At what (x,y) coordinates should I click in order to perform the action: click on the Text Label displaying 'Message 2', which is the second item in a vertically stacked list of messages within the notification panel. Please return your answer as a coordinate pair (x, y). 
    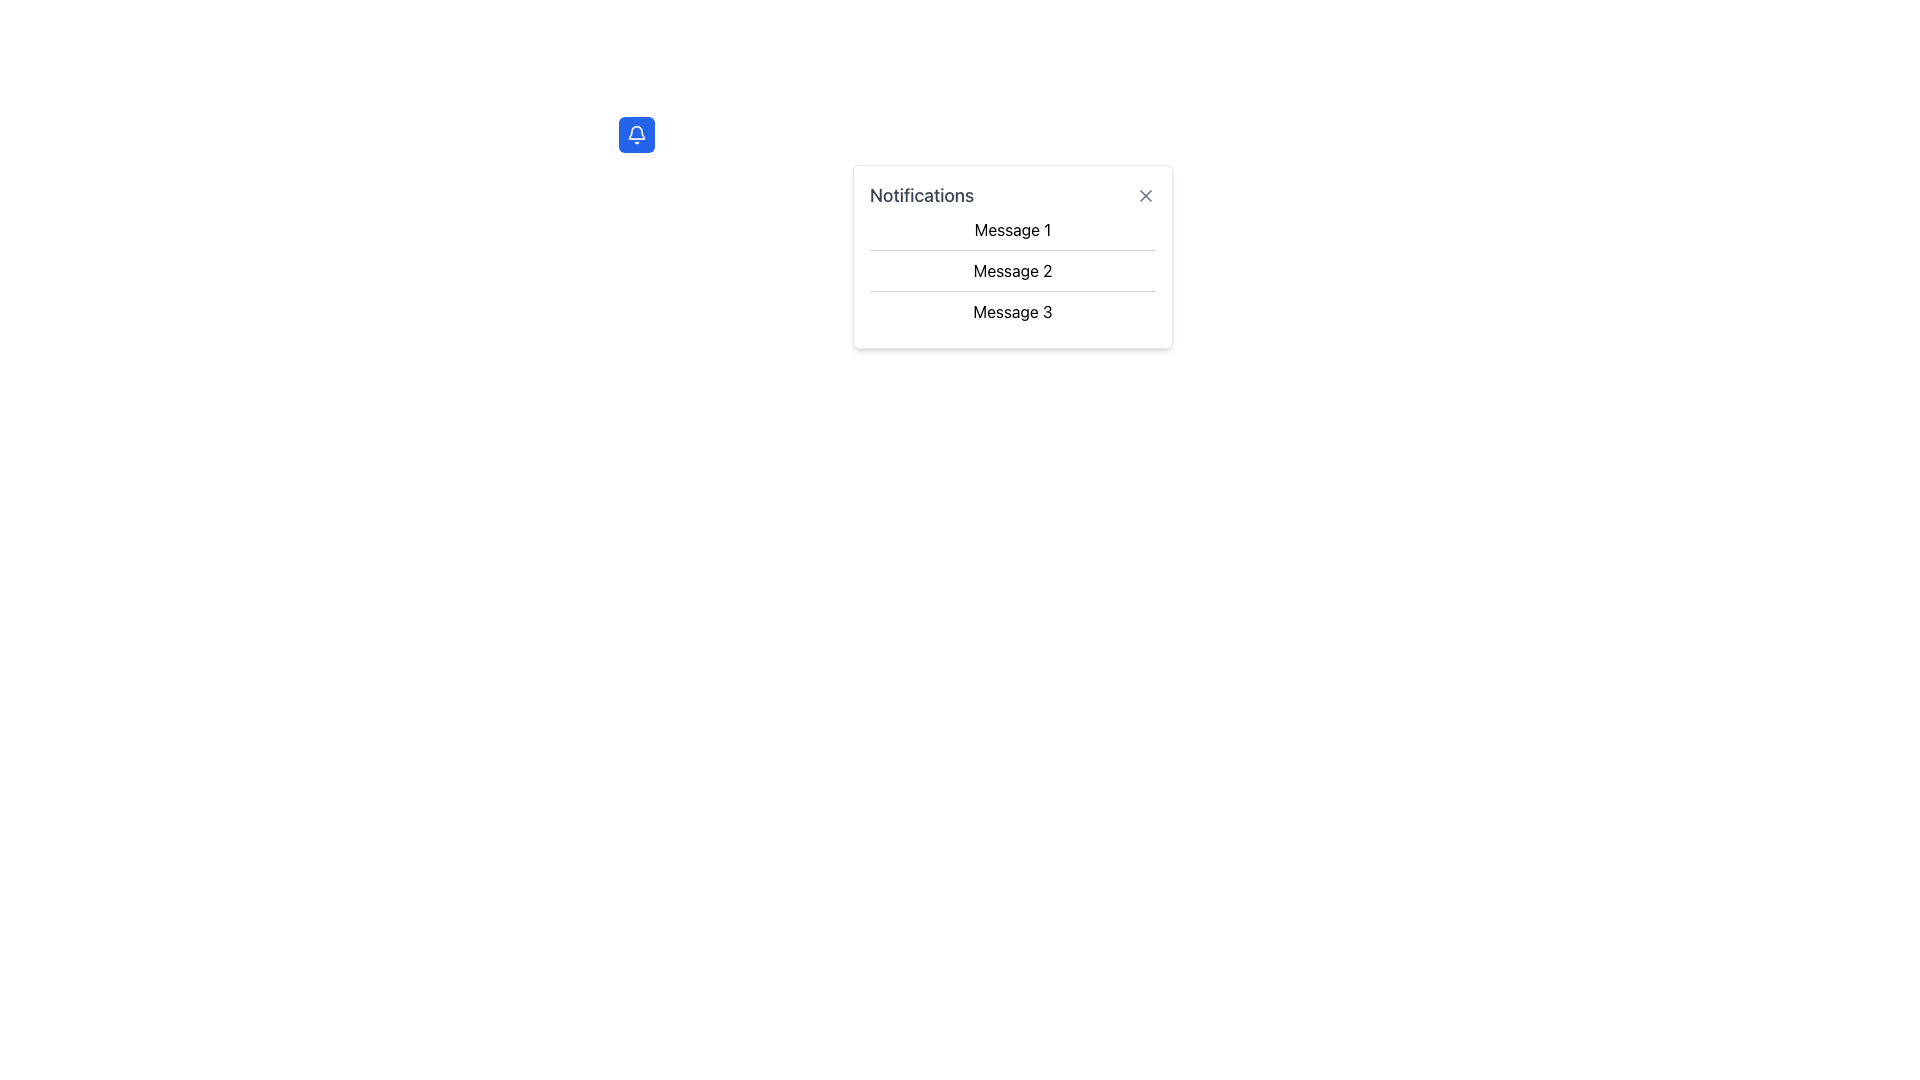
    Looking at the image, I should click on (1012, 271).